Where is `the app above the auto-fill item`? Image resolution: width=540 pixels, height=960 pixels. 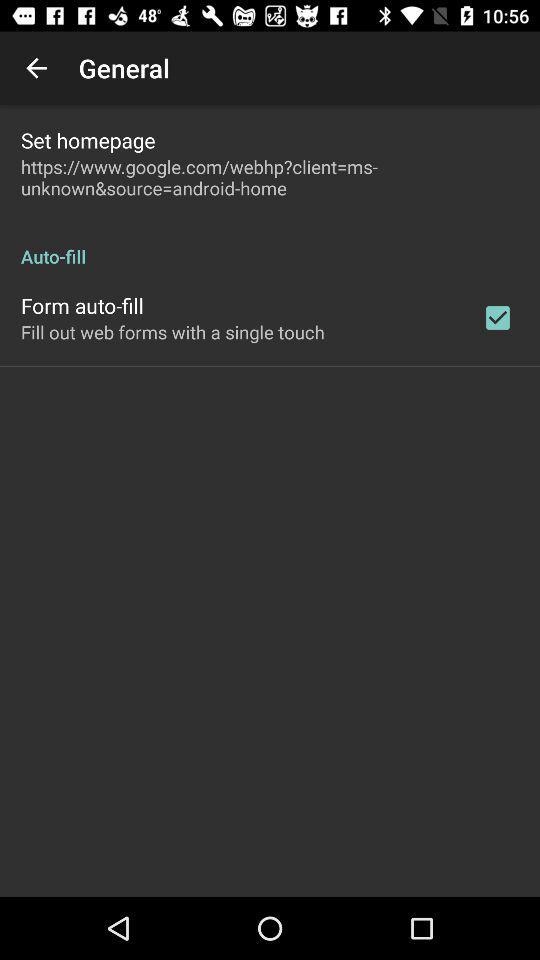
the app above the auto-fill item is located at coordinates (270, 176).